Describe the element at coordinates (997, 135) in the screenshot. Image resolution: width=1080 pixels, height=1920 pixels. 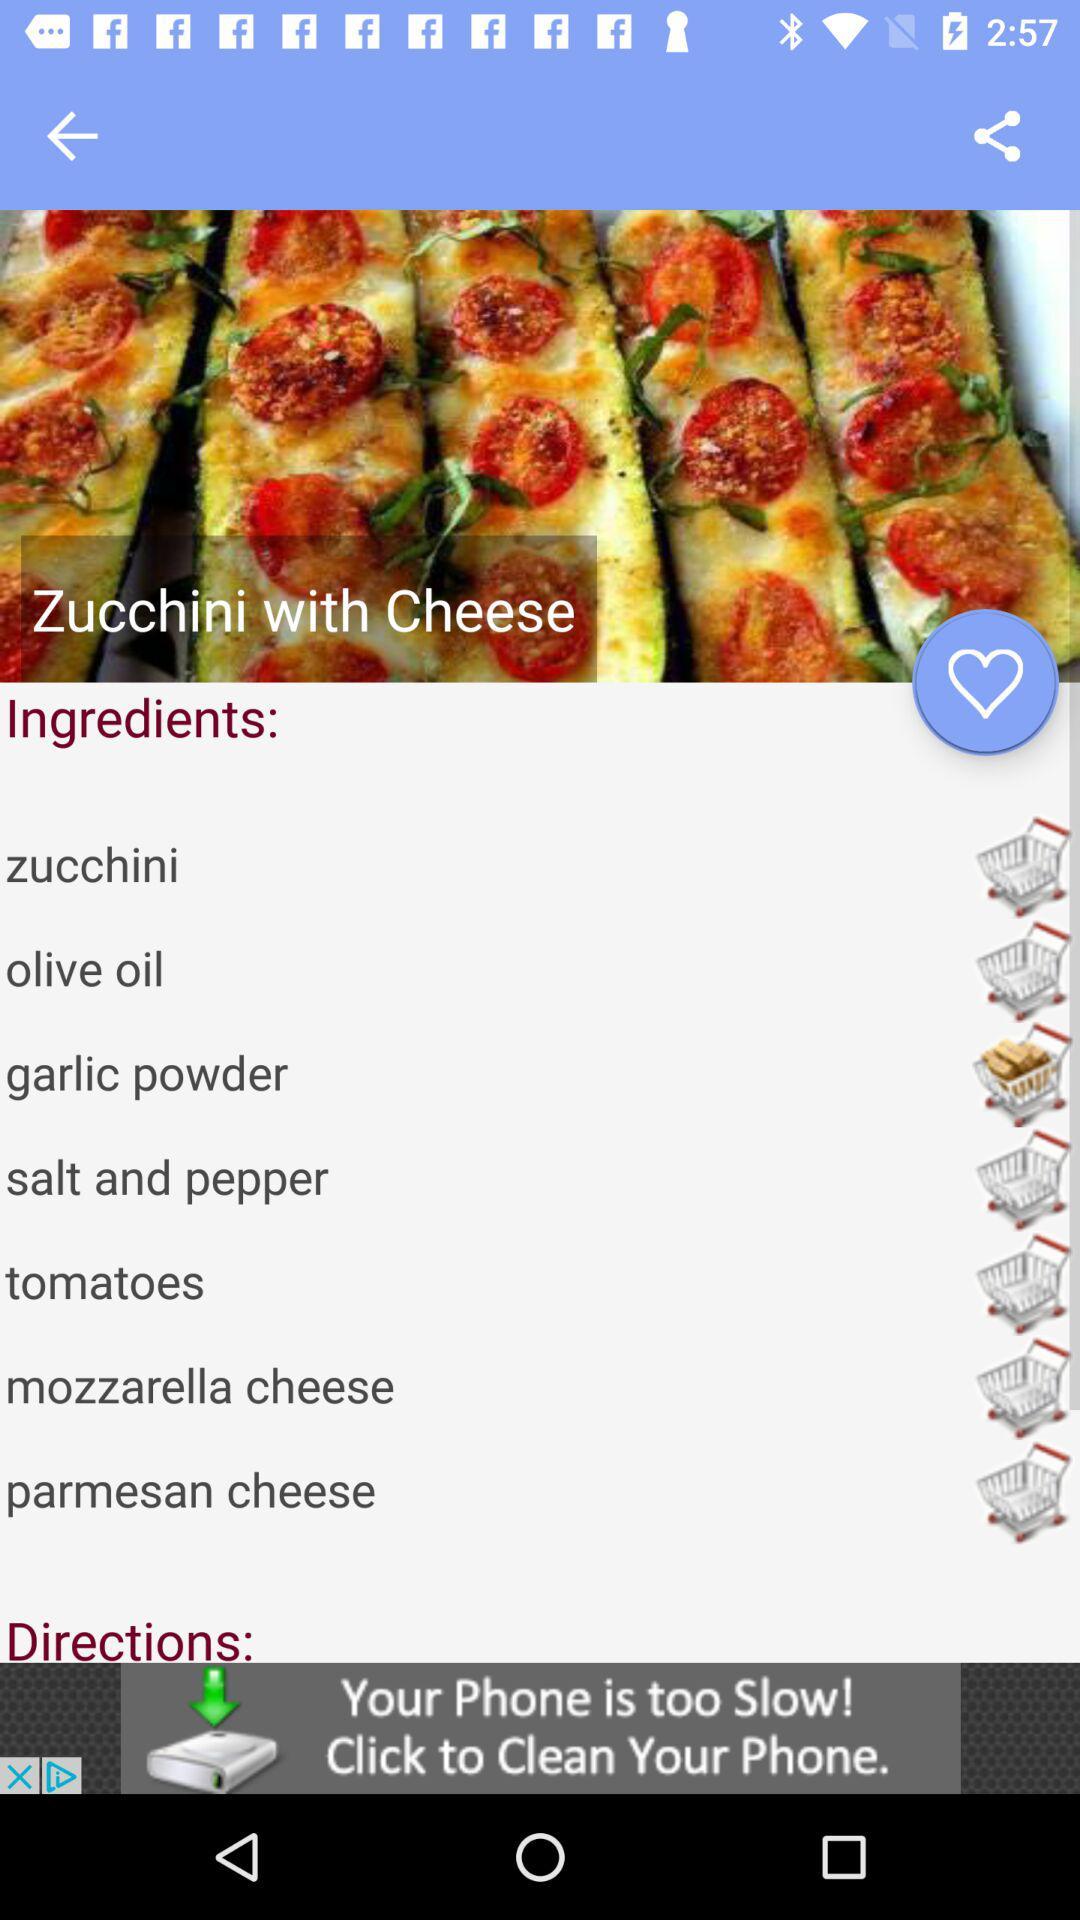
I see `share` at that location.